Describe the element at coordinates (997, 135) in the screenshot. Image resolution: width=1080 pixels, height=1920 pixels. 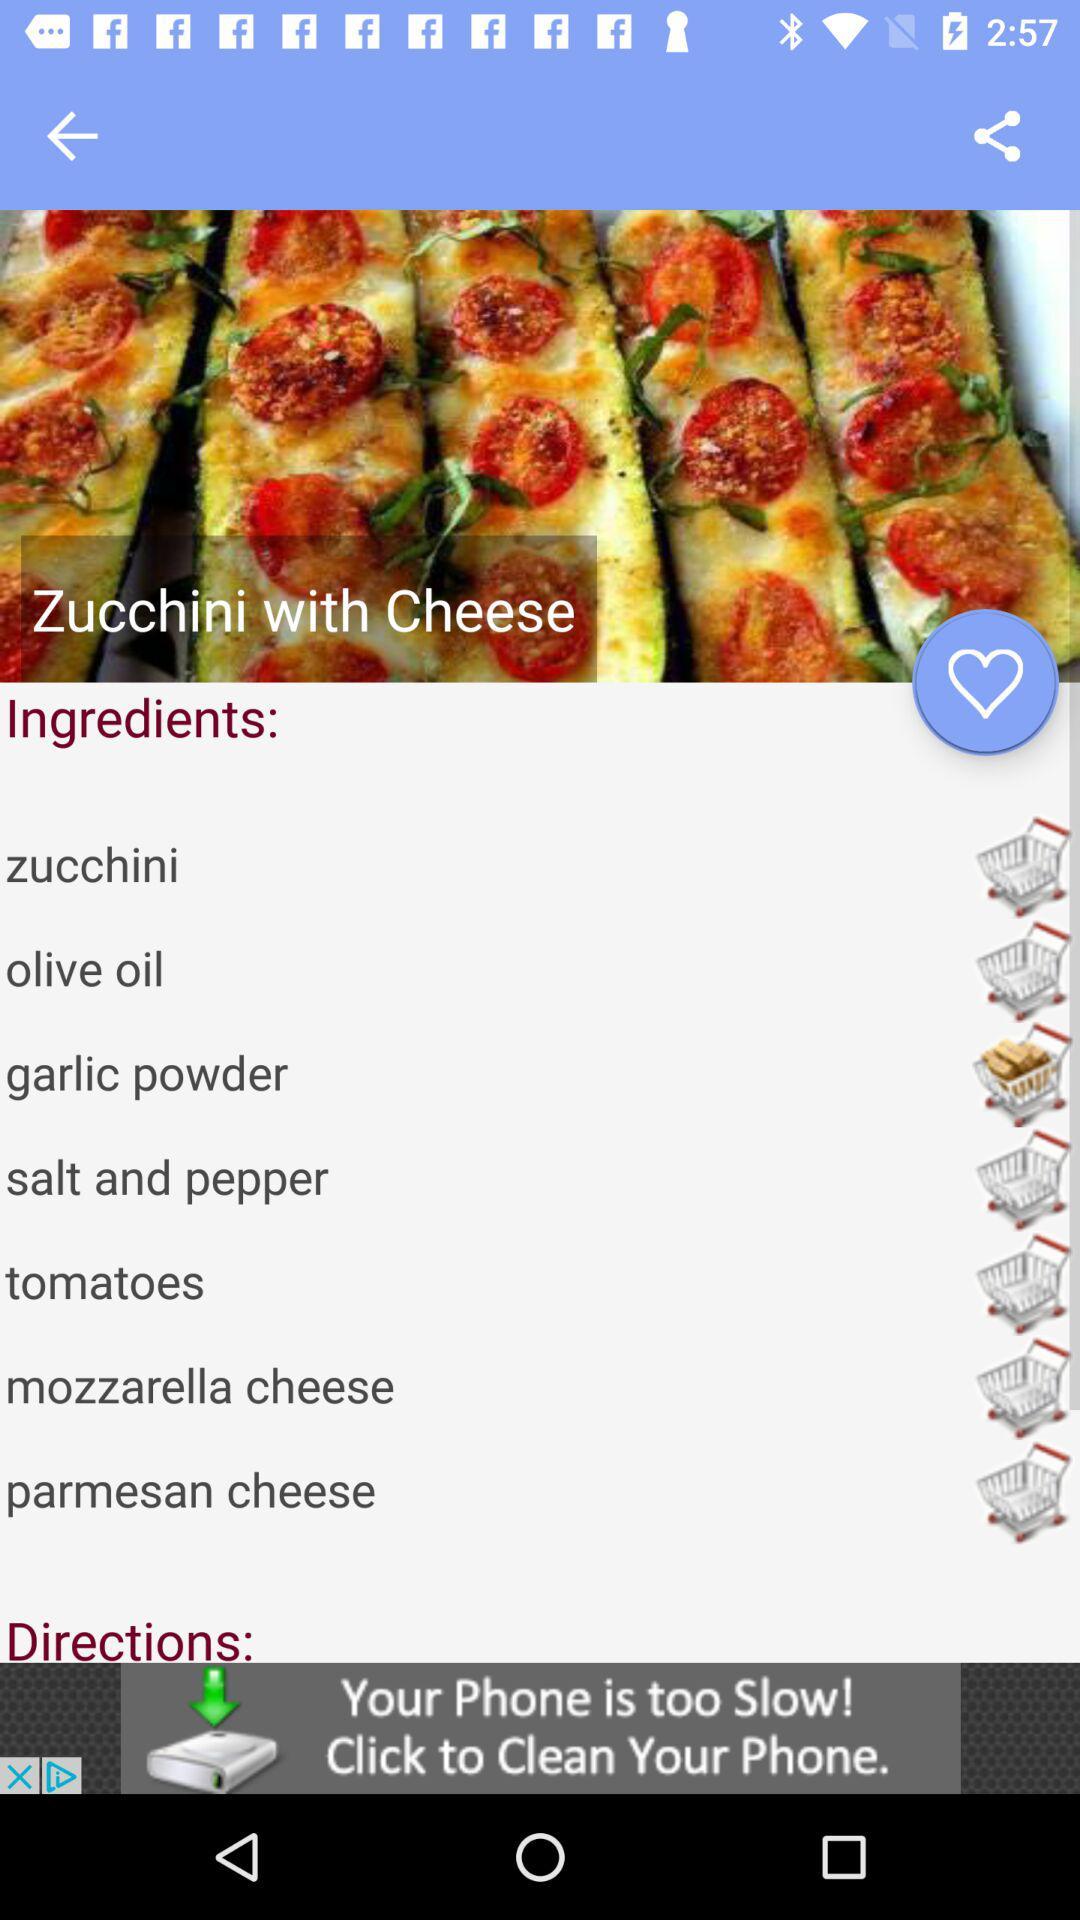
I see `share` at that location.